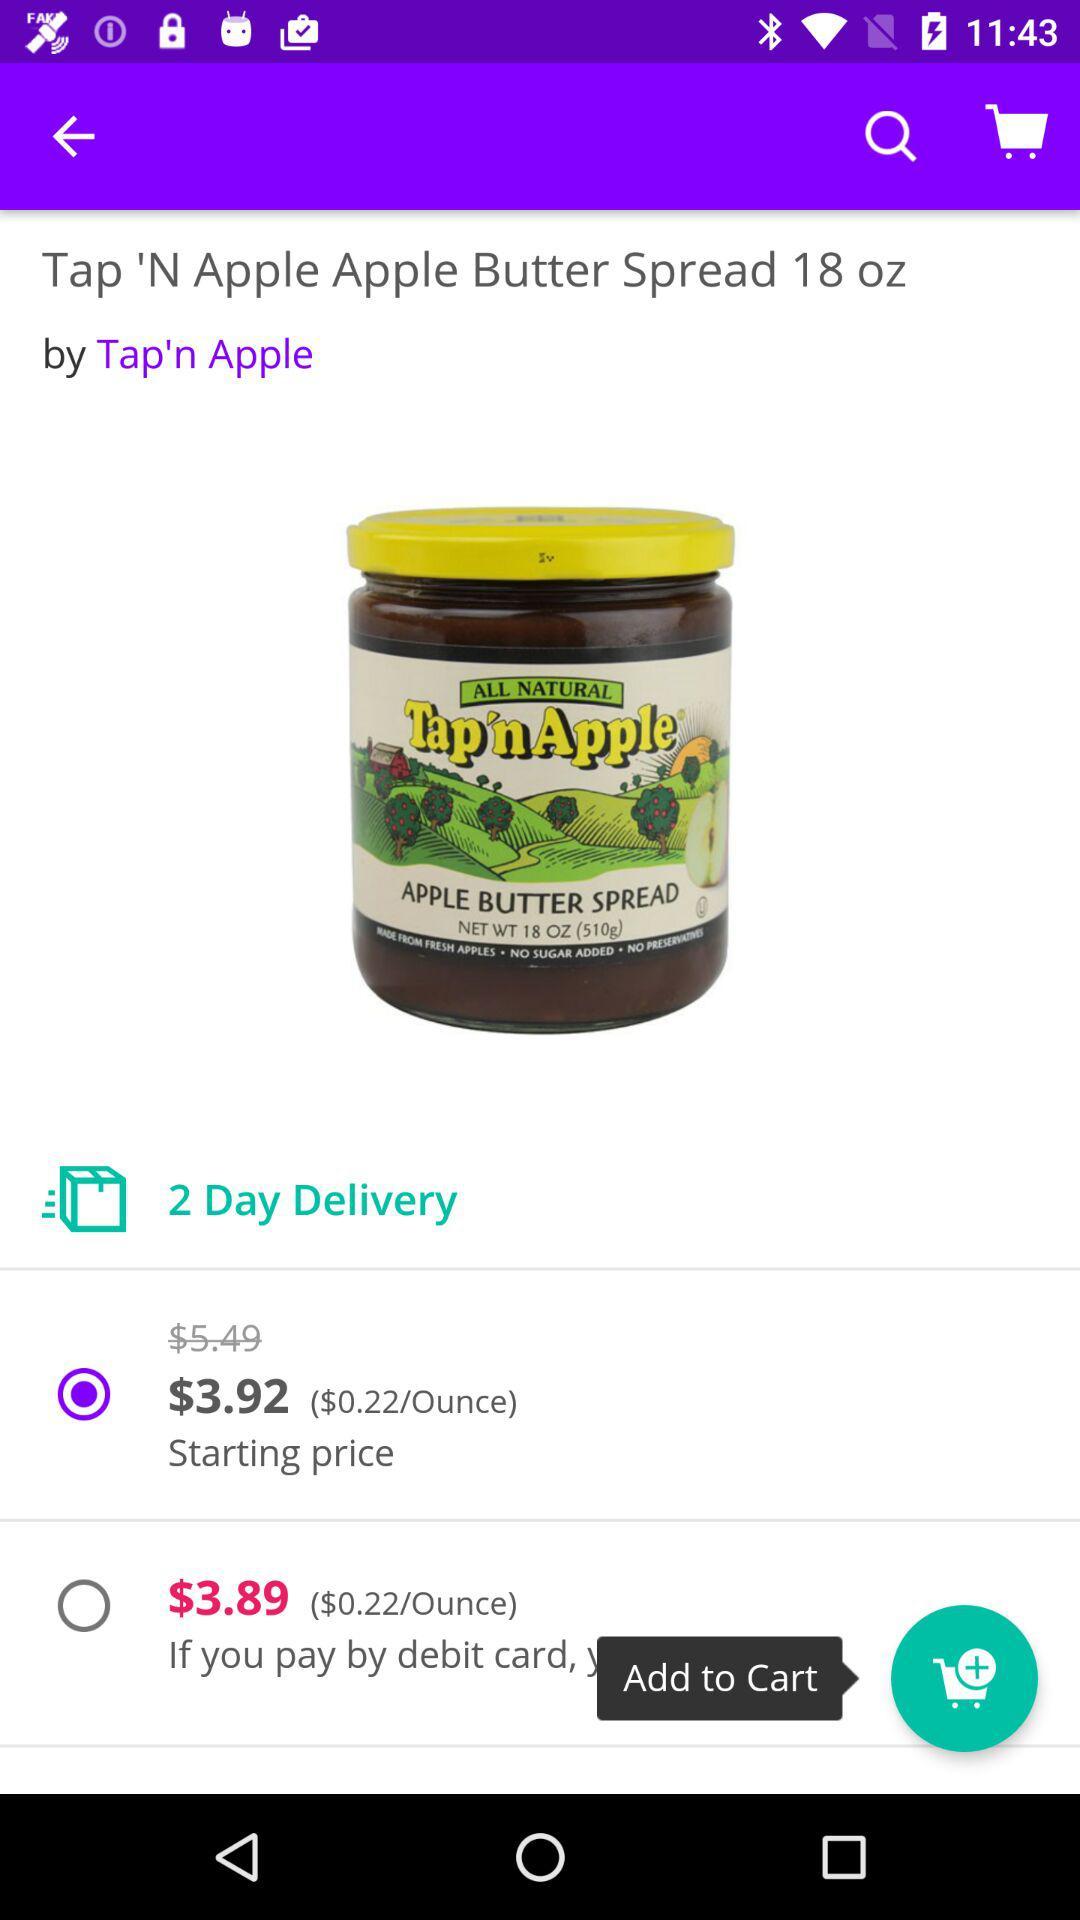 The width and height of the screenshot is (1080, 1920). I want to click on item above tap n apple, so click(72, 135).